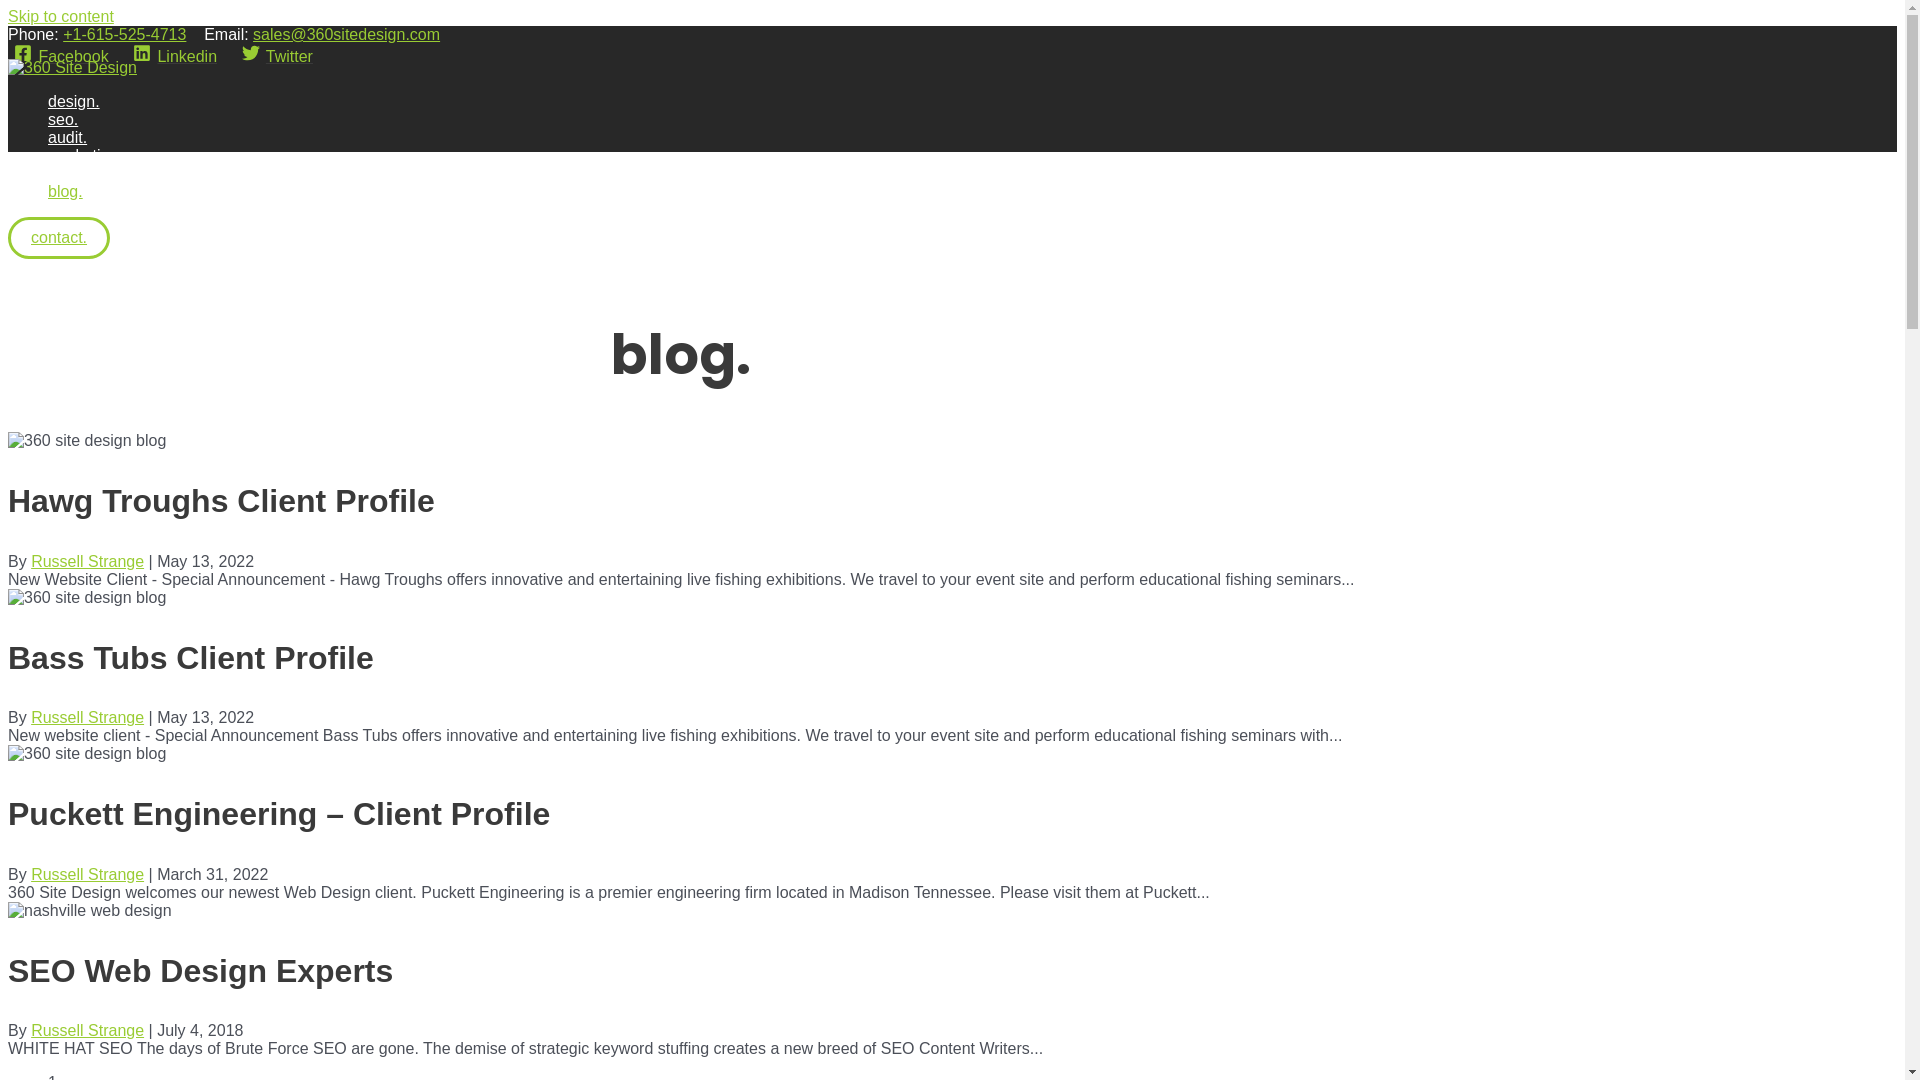 Image resolution: width=1920 pixels, height=1080 pixels. What do you see at coordinates (235, 55) in the screenshot?
I see `'Twitter'` at bounding box center [235, 55].